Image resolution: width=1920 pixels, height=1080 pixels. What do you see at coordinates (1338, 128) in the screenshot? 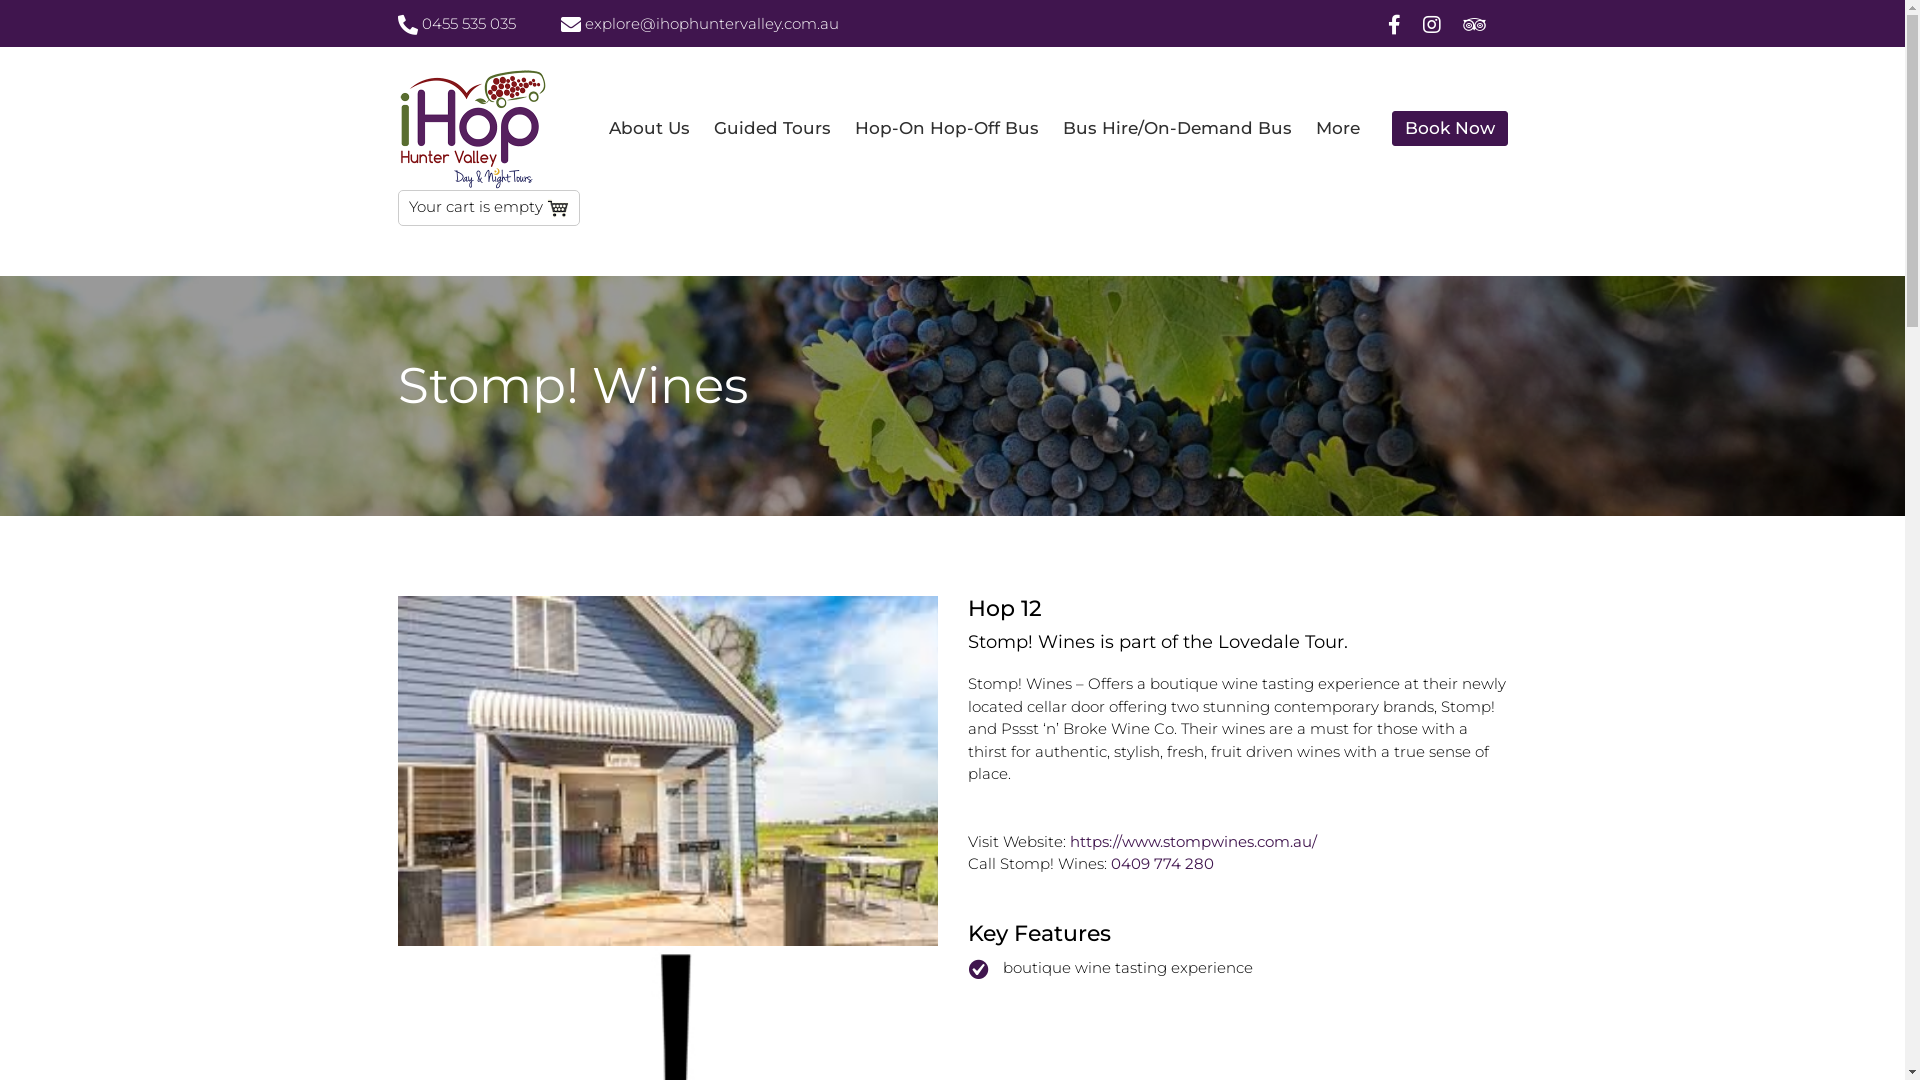
I see `'More'` at bounding box center [1338, 128].